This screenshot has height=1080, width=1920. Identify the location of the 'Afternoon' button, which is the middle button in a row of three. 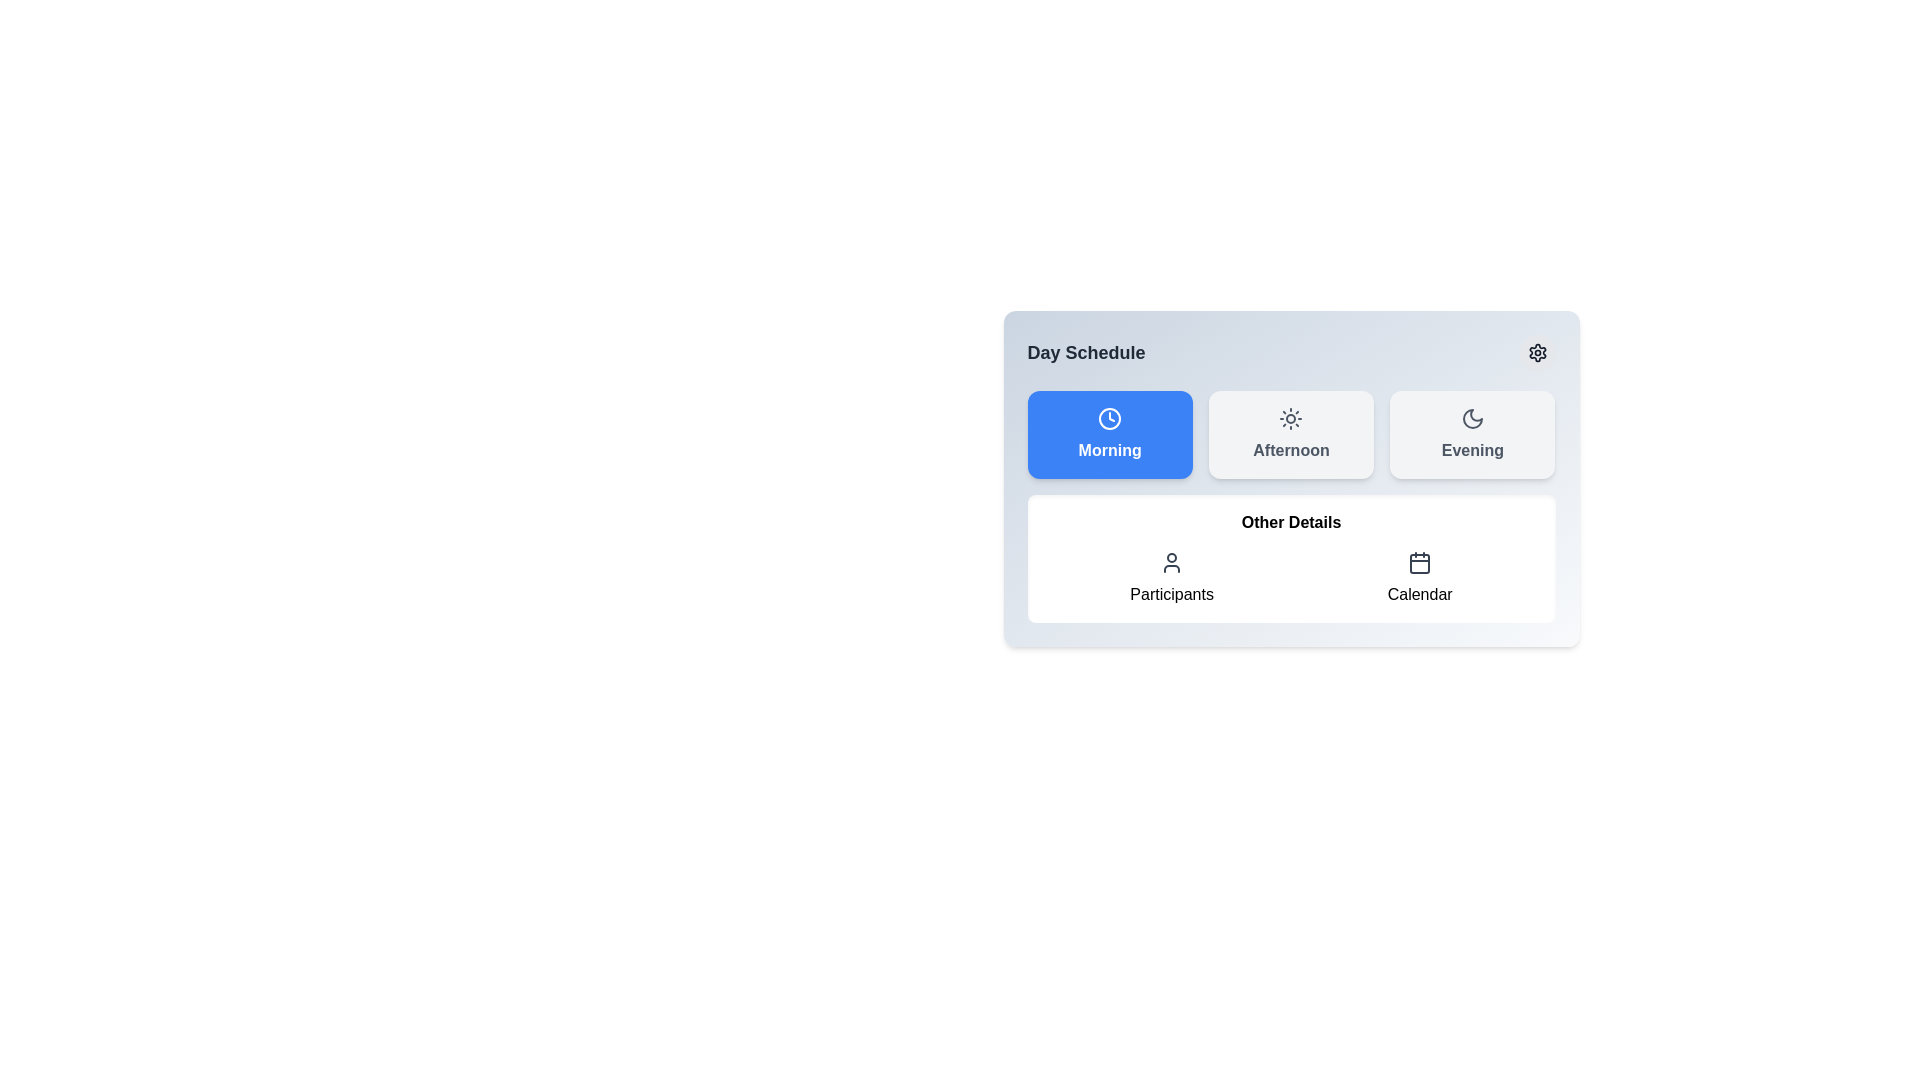
(1291, 434).